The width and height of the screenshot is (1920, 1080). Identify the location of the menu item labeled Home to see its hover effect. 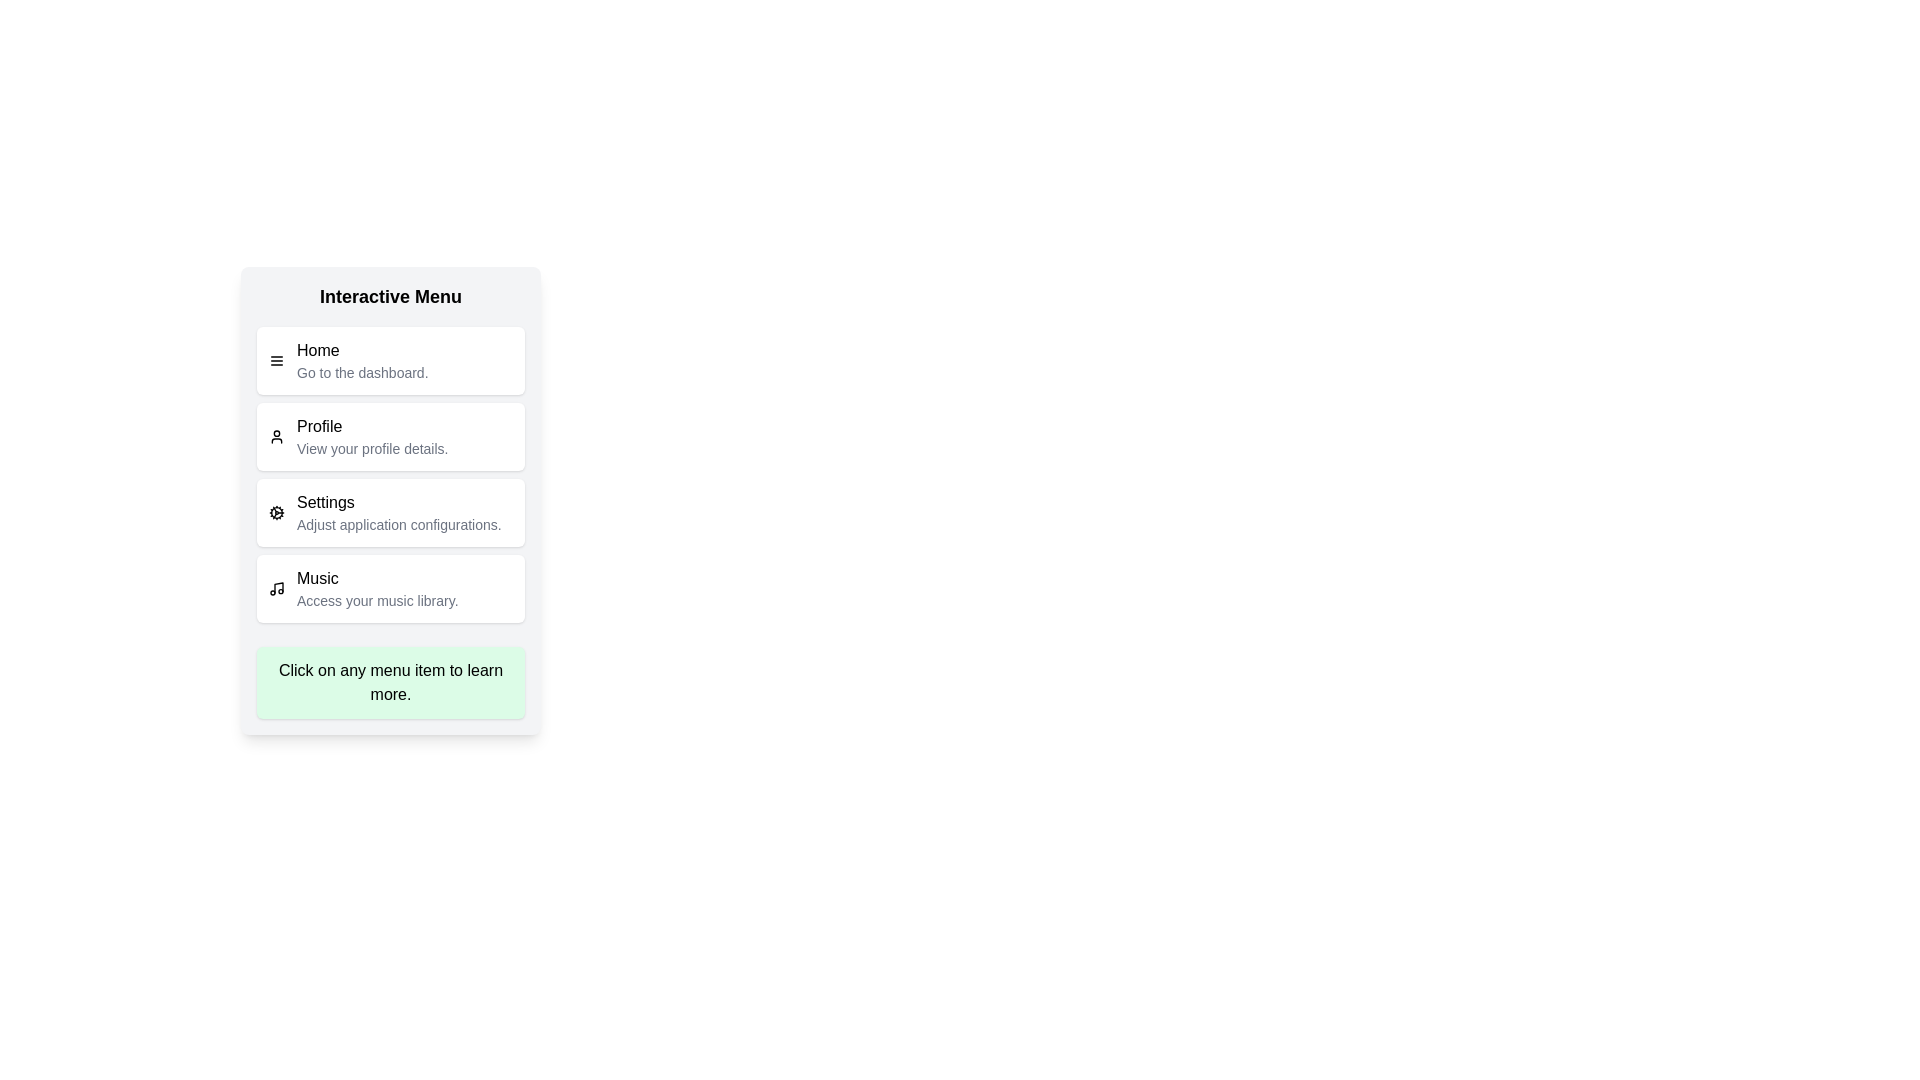
(390, 361).